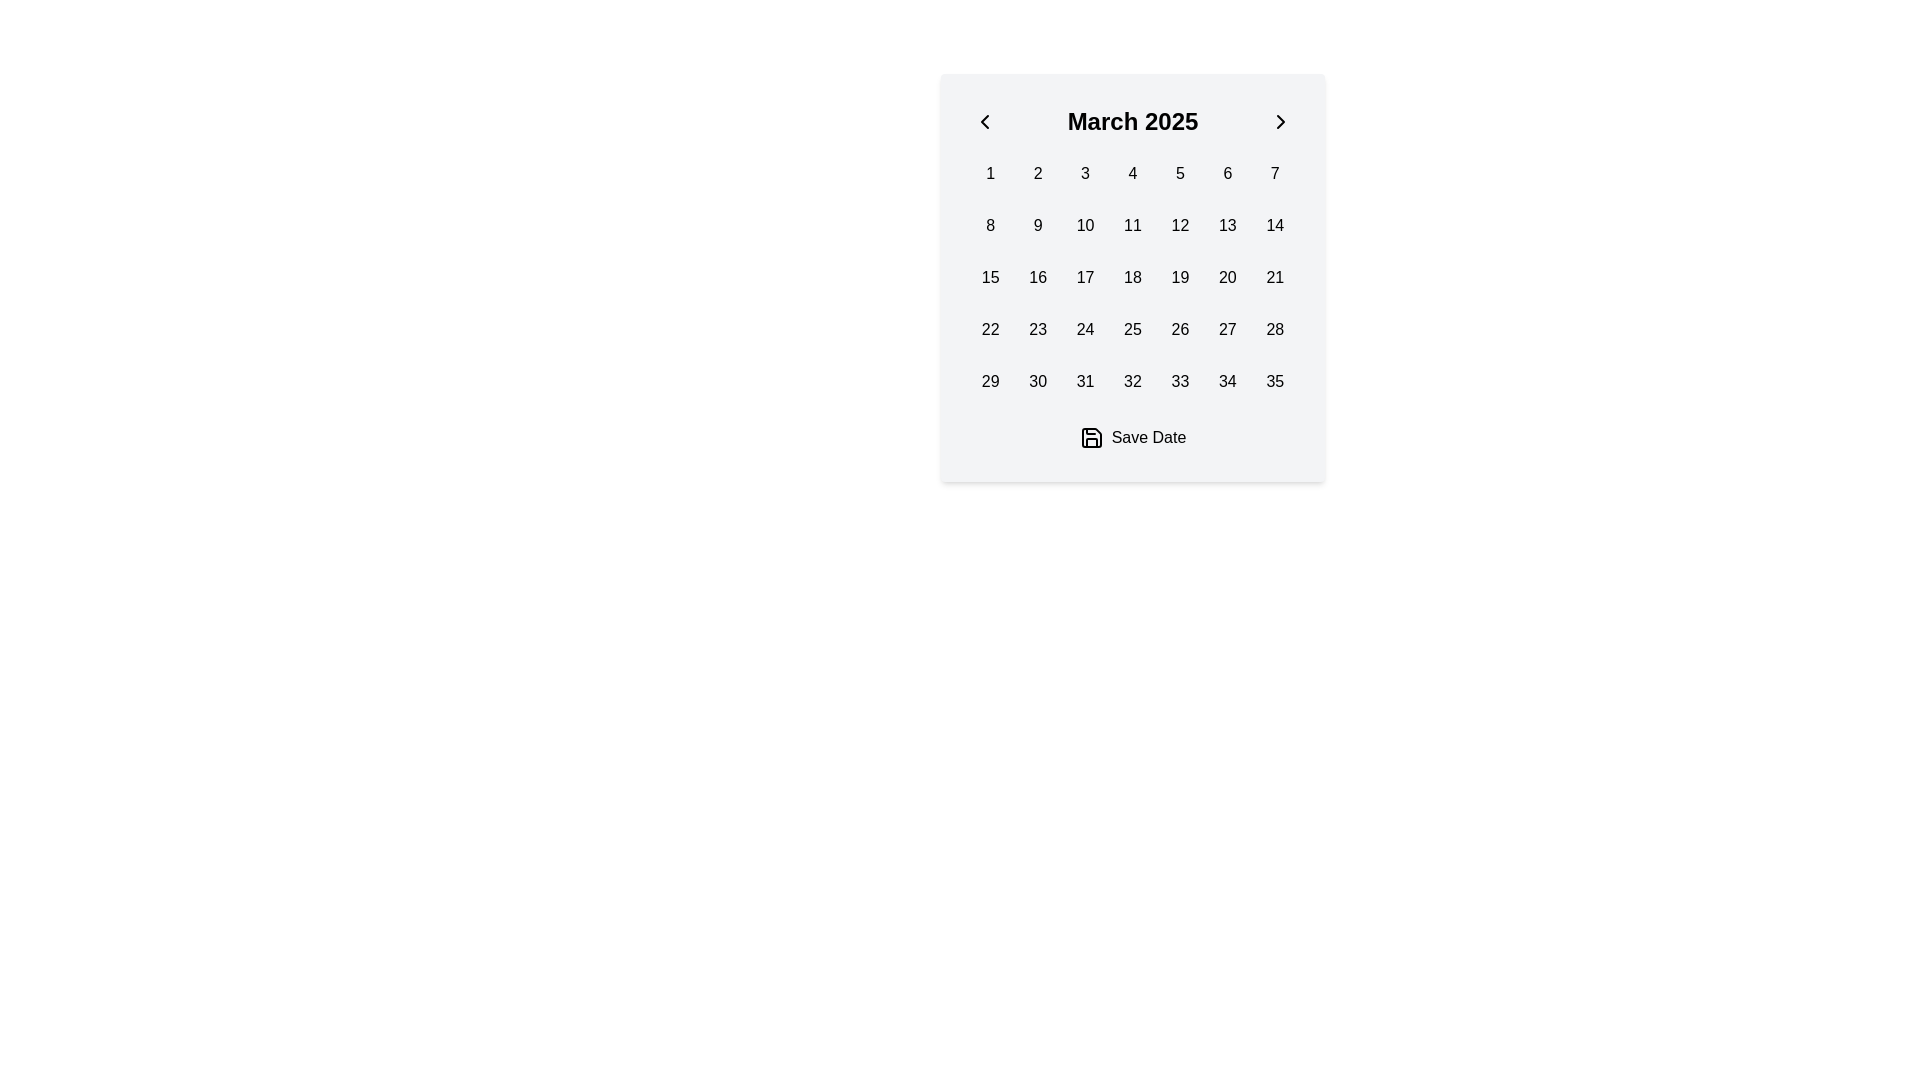 The image size is (1920, 1080). Describe the element at coordinates (1281, 122) in the screenshot. I see `the small, outlined button with a right-facing arrow located in the header of the calendar interface` at that location.